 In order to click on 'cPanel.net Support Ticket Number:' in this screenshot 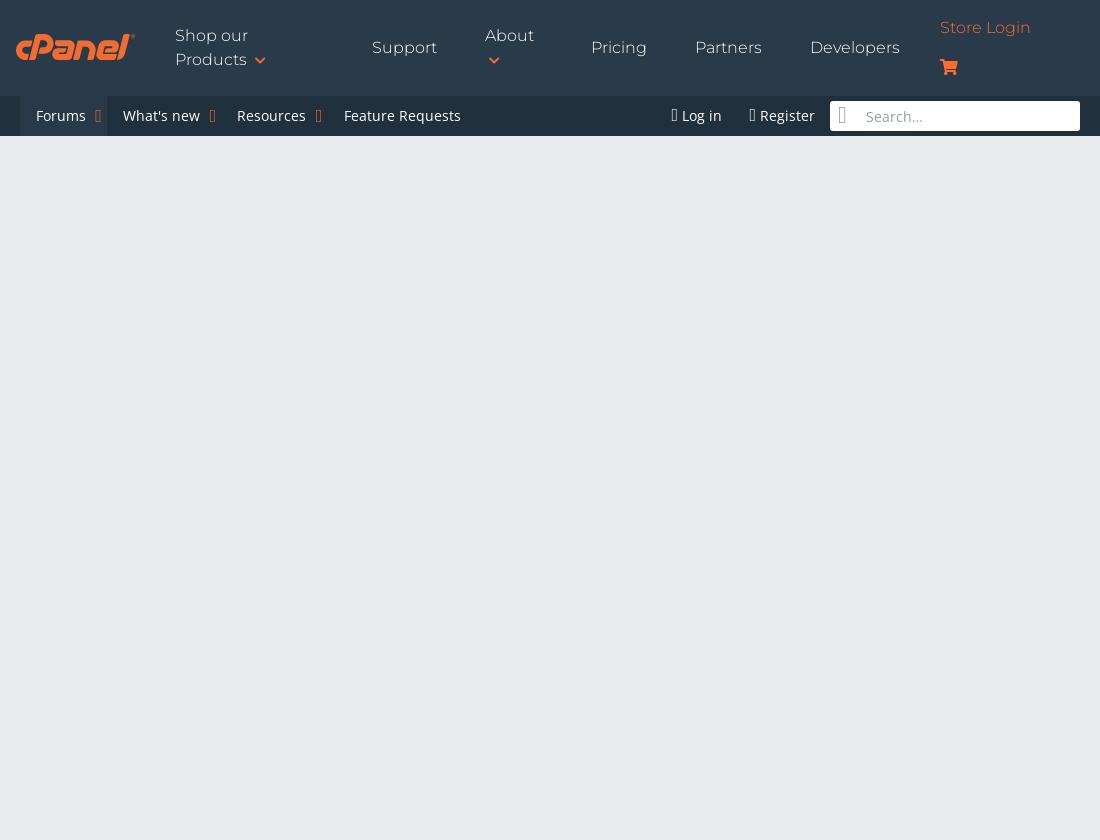, I will do `click(147, 623)`.